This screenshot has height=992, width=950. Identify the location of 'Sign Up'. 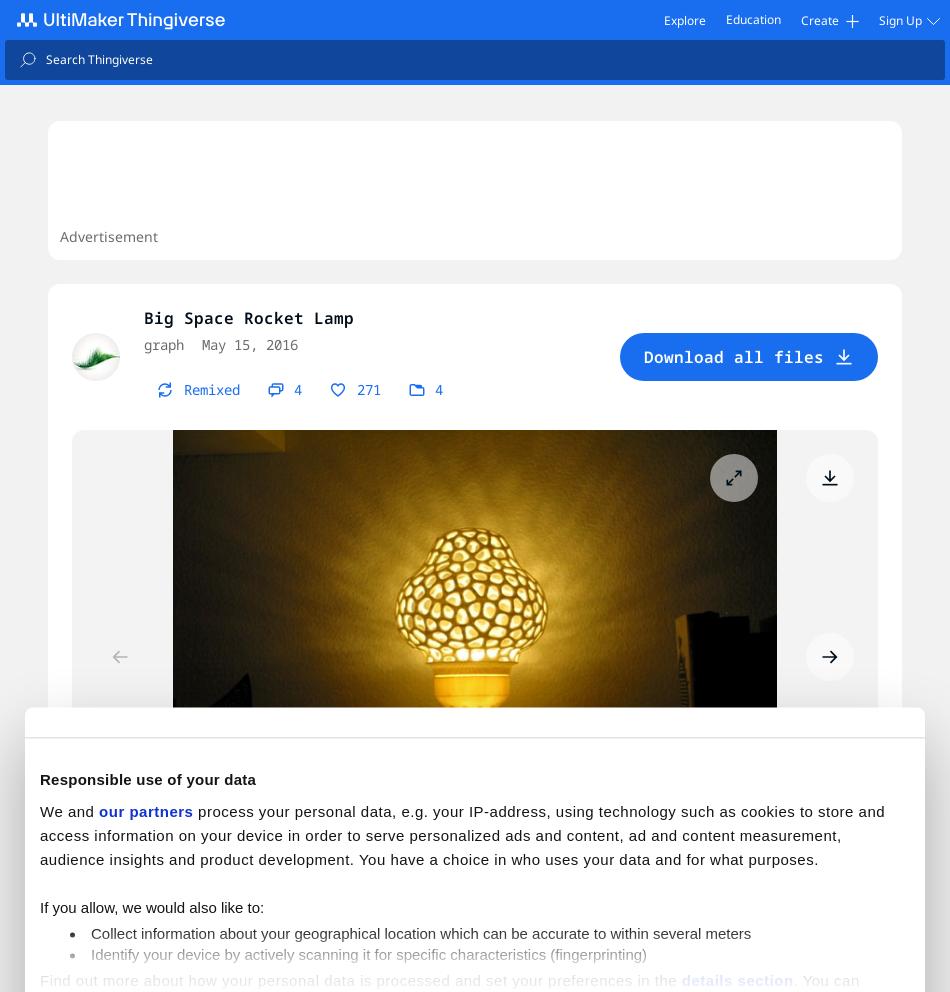
(899, 18).